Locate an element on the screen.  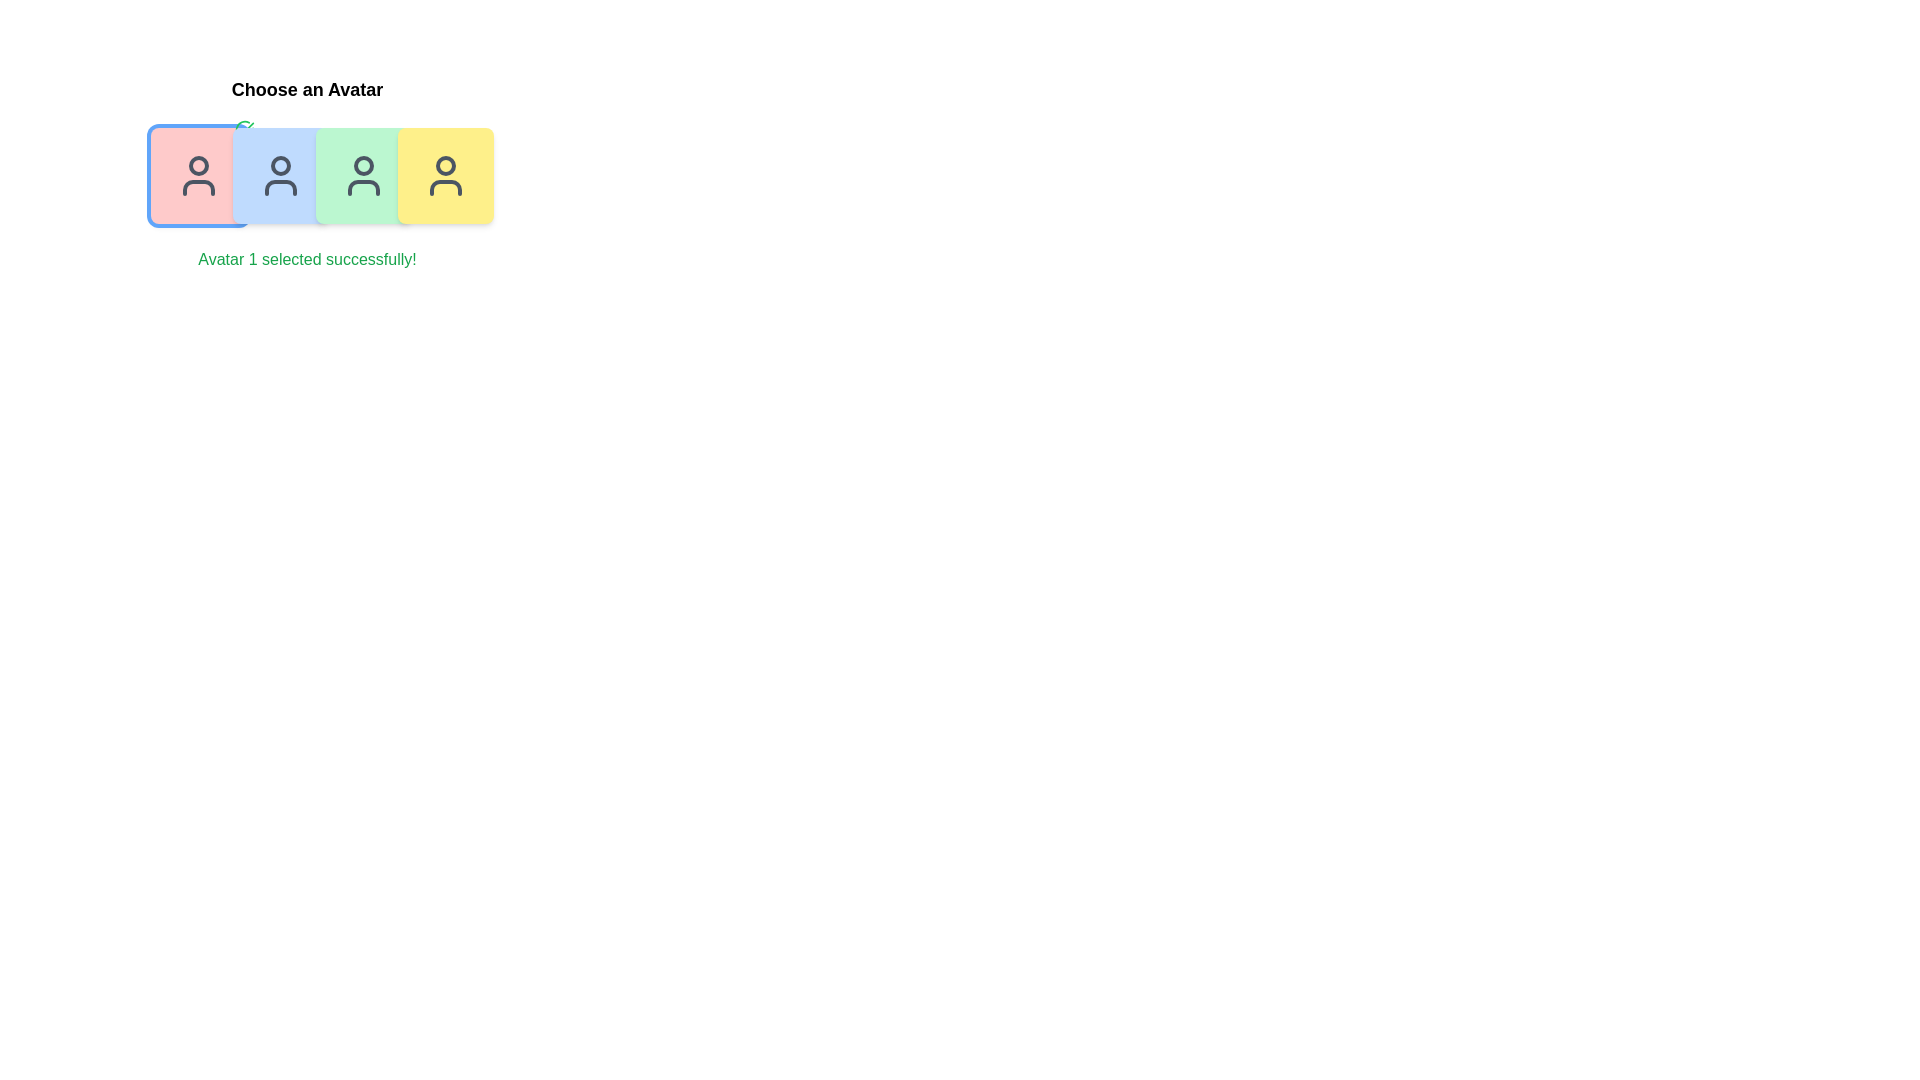
the decorative lower section of the user avatar icon, which is located in the leftmost position of a row of avatars with a red background is located at coordinates (198, 188).